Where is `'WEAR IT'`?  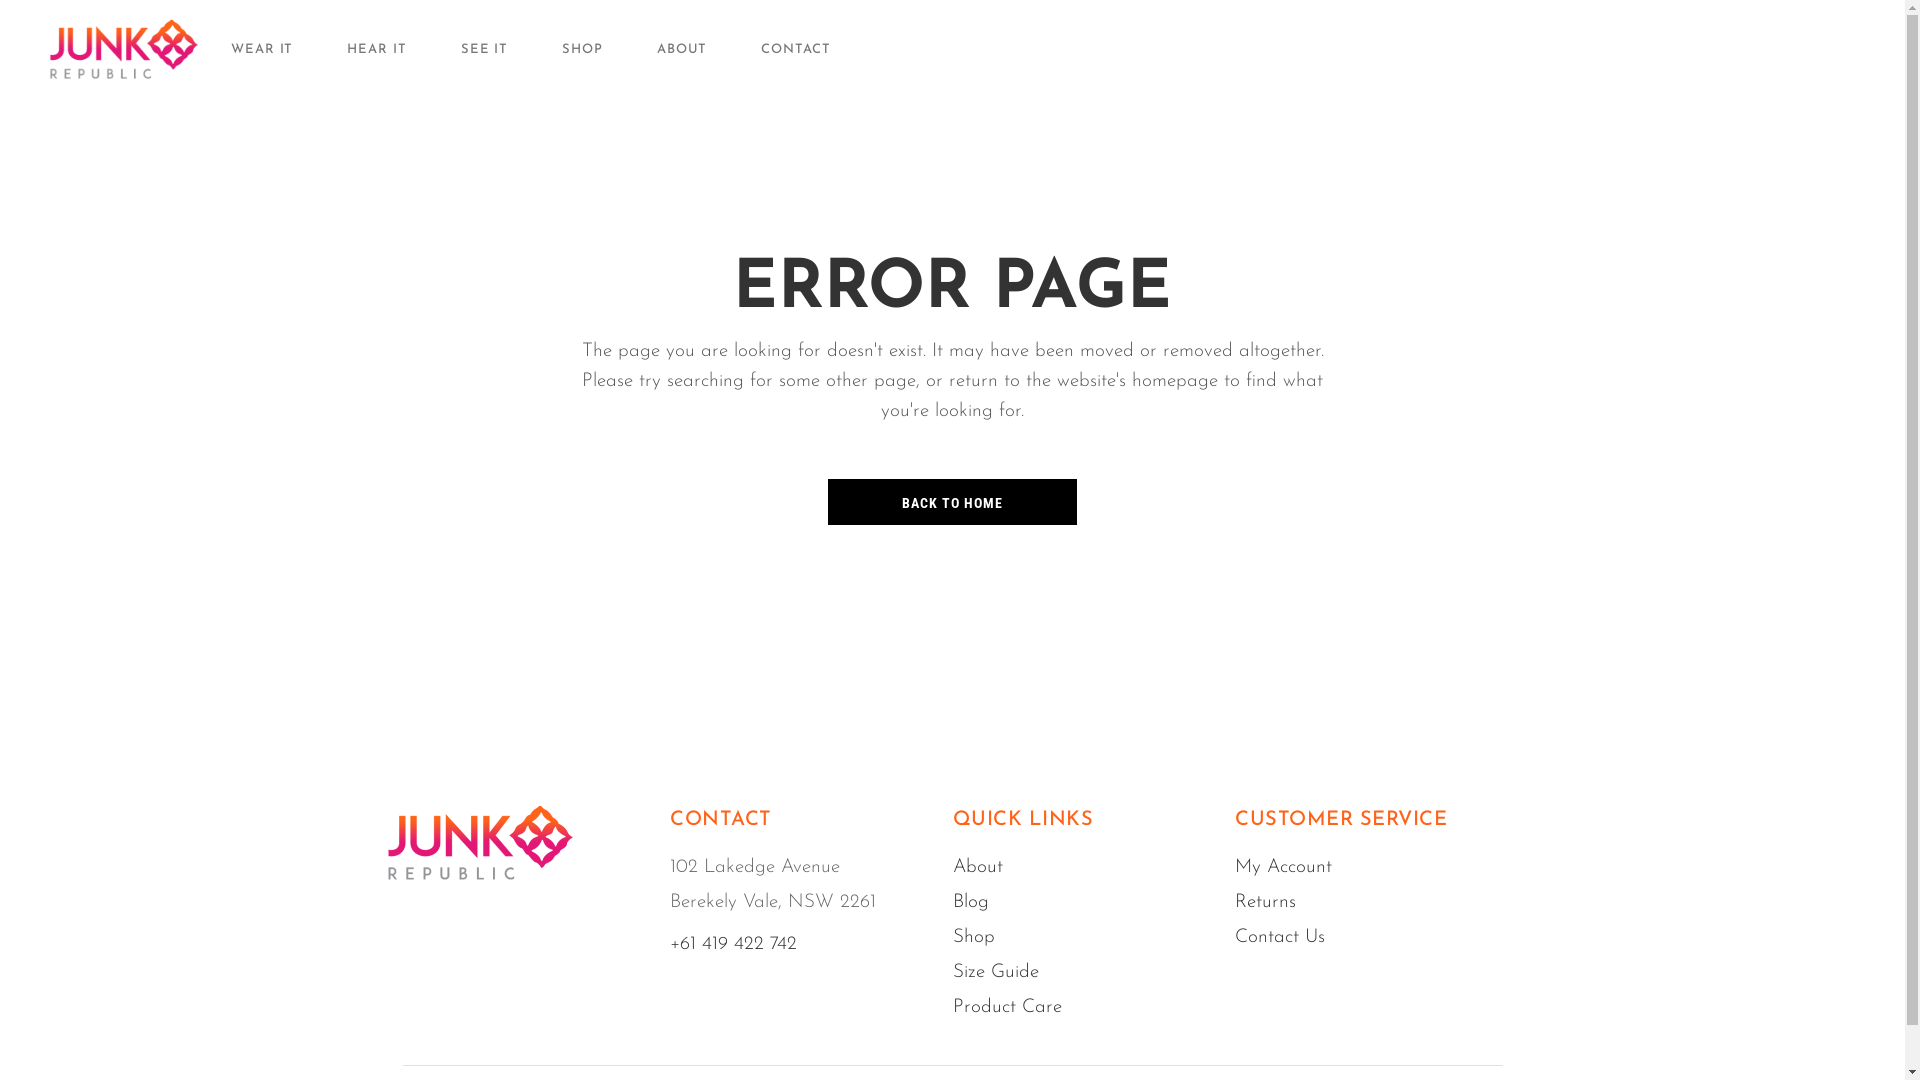 'WEAR IT' is located at coordinates (230, 48).